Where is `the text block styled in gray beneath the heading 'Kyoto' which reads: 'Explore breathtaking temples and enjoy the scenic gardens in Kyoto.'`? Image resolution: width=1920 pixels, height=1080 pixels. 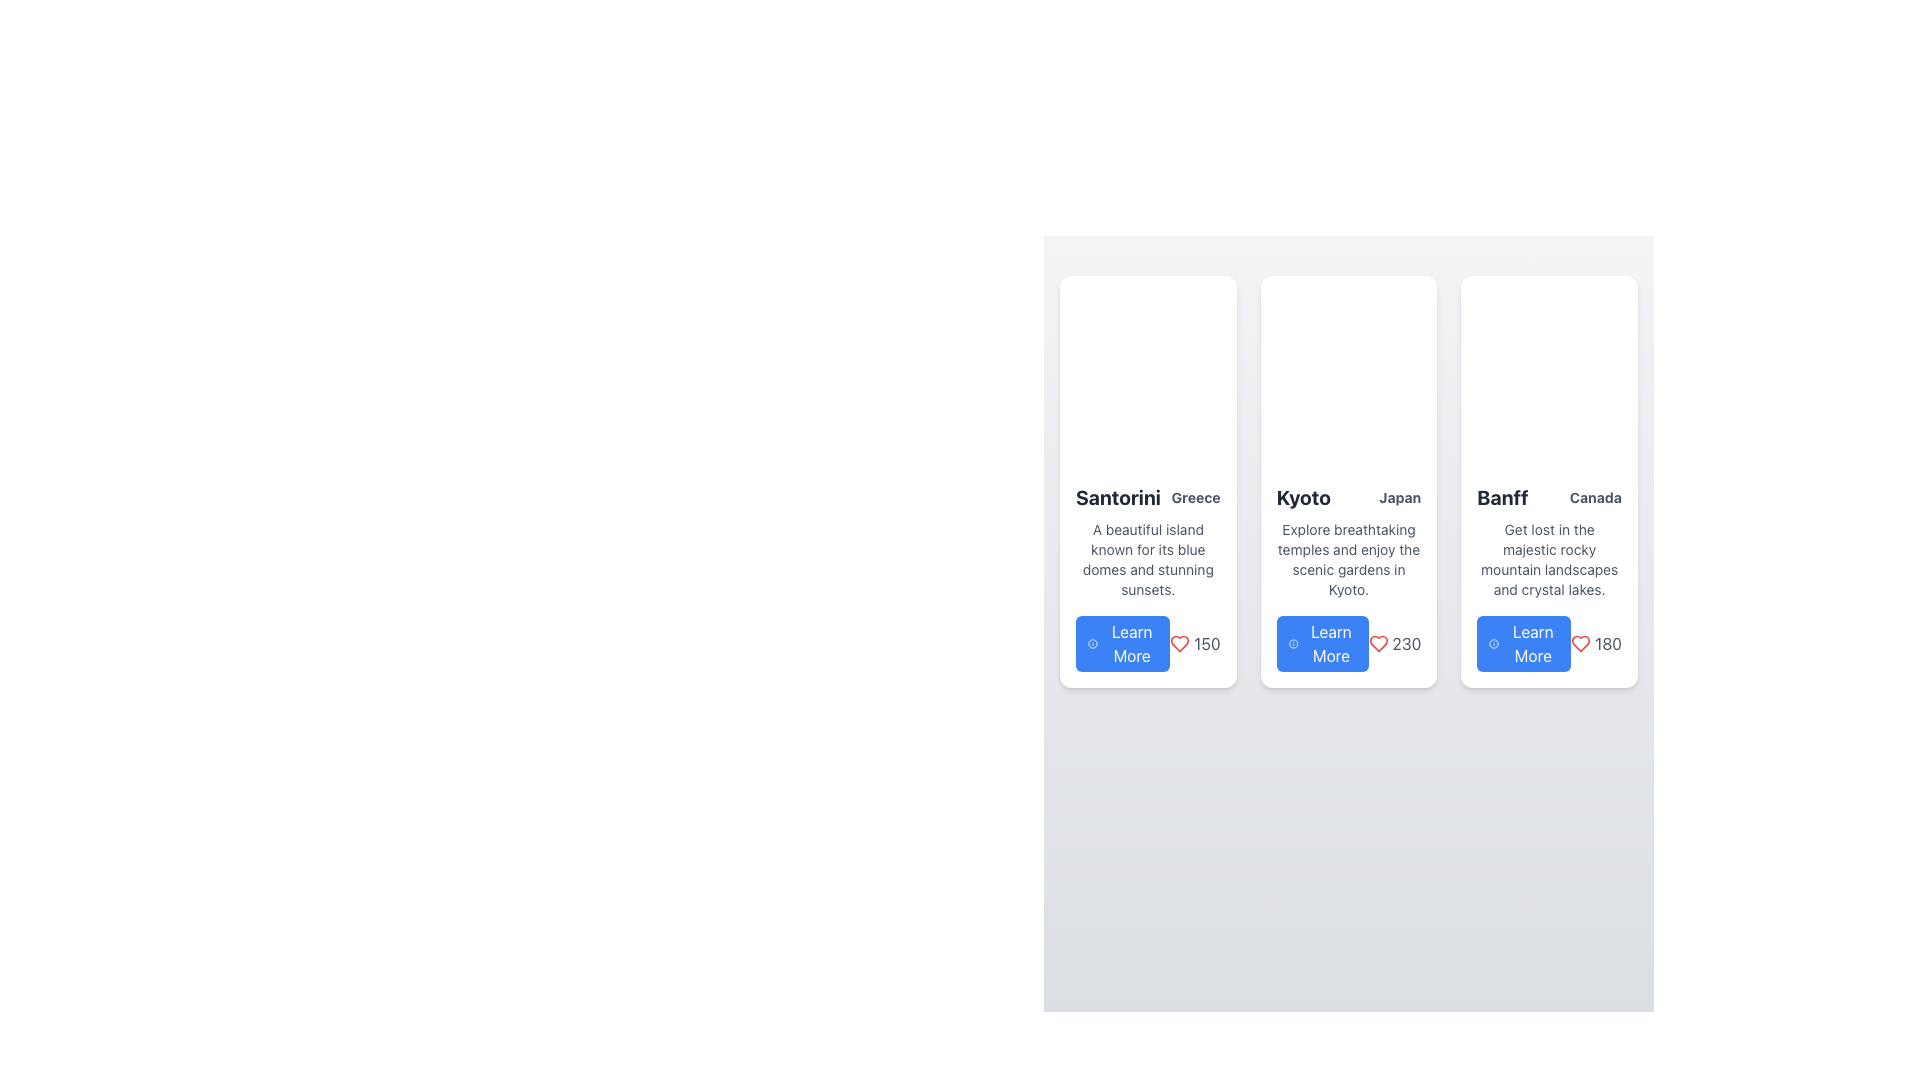 the text block styled in gray beneath the heading 'Kyoto' which reads: 'Explore breathtaking temples and enjoy the scenic gardens in Kyoto.' is located at coordinates (1348, 559).